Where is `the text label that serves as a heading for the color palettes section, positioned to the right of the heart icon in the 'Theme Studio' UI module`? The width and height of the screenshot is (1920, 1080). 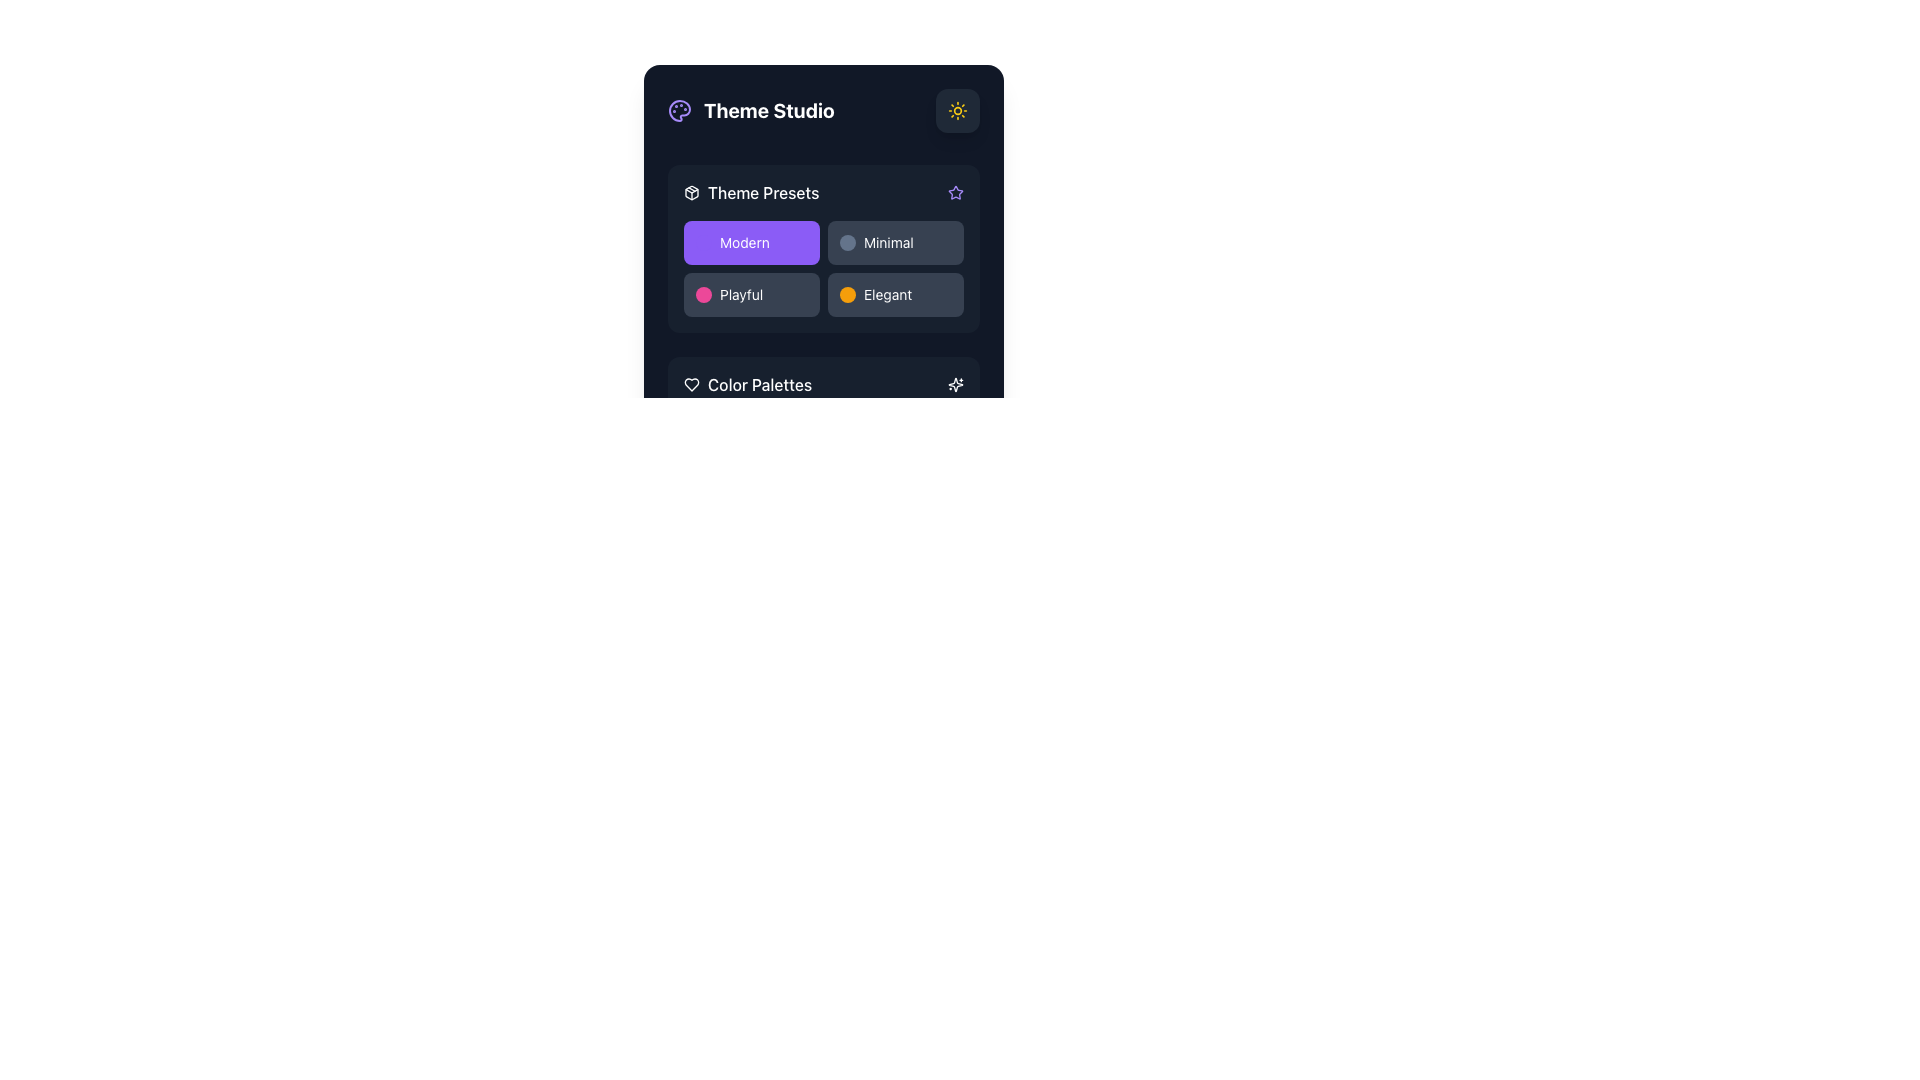
the text label that serves as a heading for the color palettes section, positioned to the right of the heart icon in the 'Theme Studio' UI module is located at coordinates (758, 385).